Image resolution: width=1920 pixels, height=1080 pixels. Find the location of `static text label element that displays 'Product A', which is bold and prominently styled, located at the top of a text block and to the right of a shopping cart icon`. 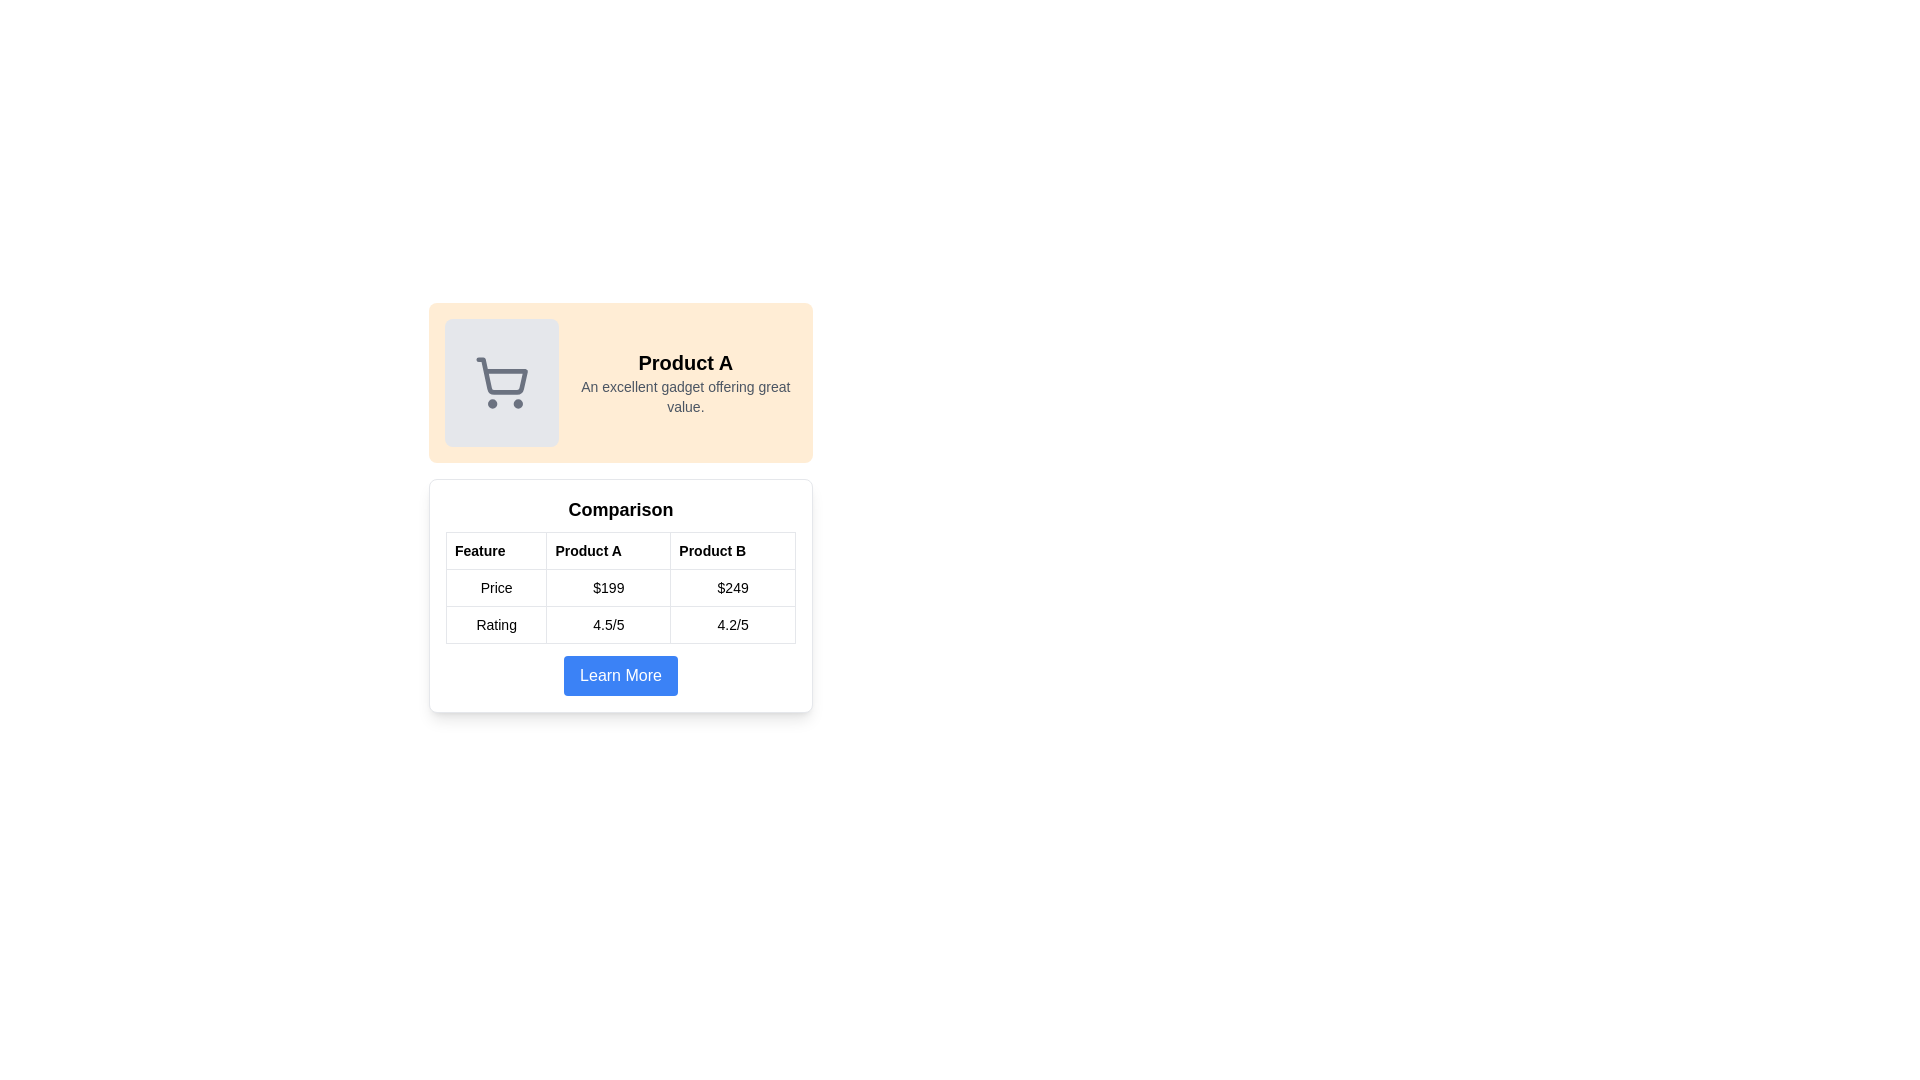

static text label element that displays 'Product A', which is bold and prominently styled, located at the top of a text block and to the right of a shopping cart icon is located at coordinates (685, 362).